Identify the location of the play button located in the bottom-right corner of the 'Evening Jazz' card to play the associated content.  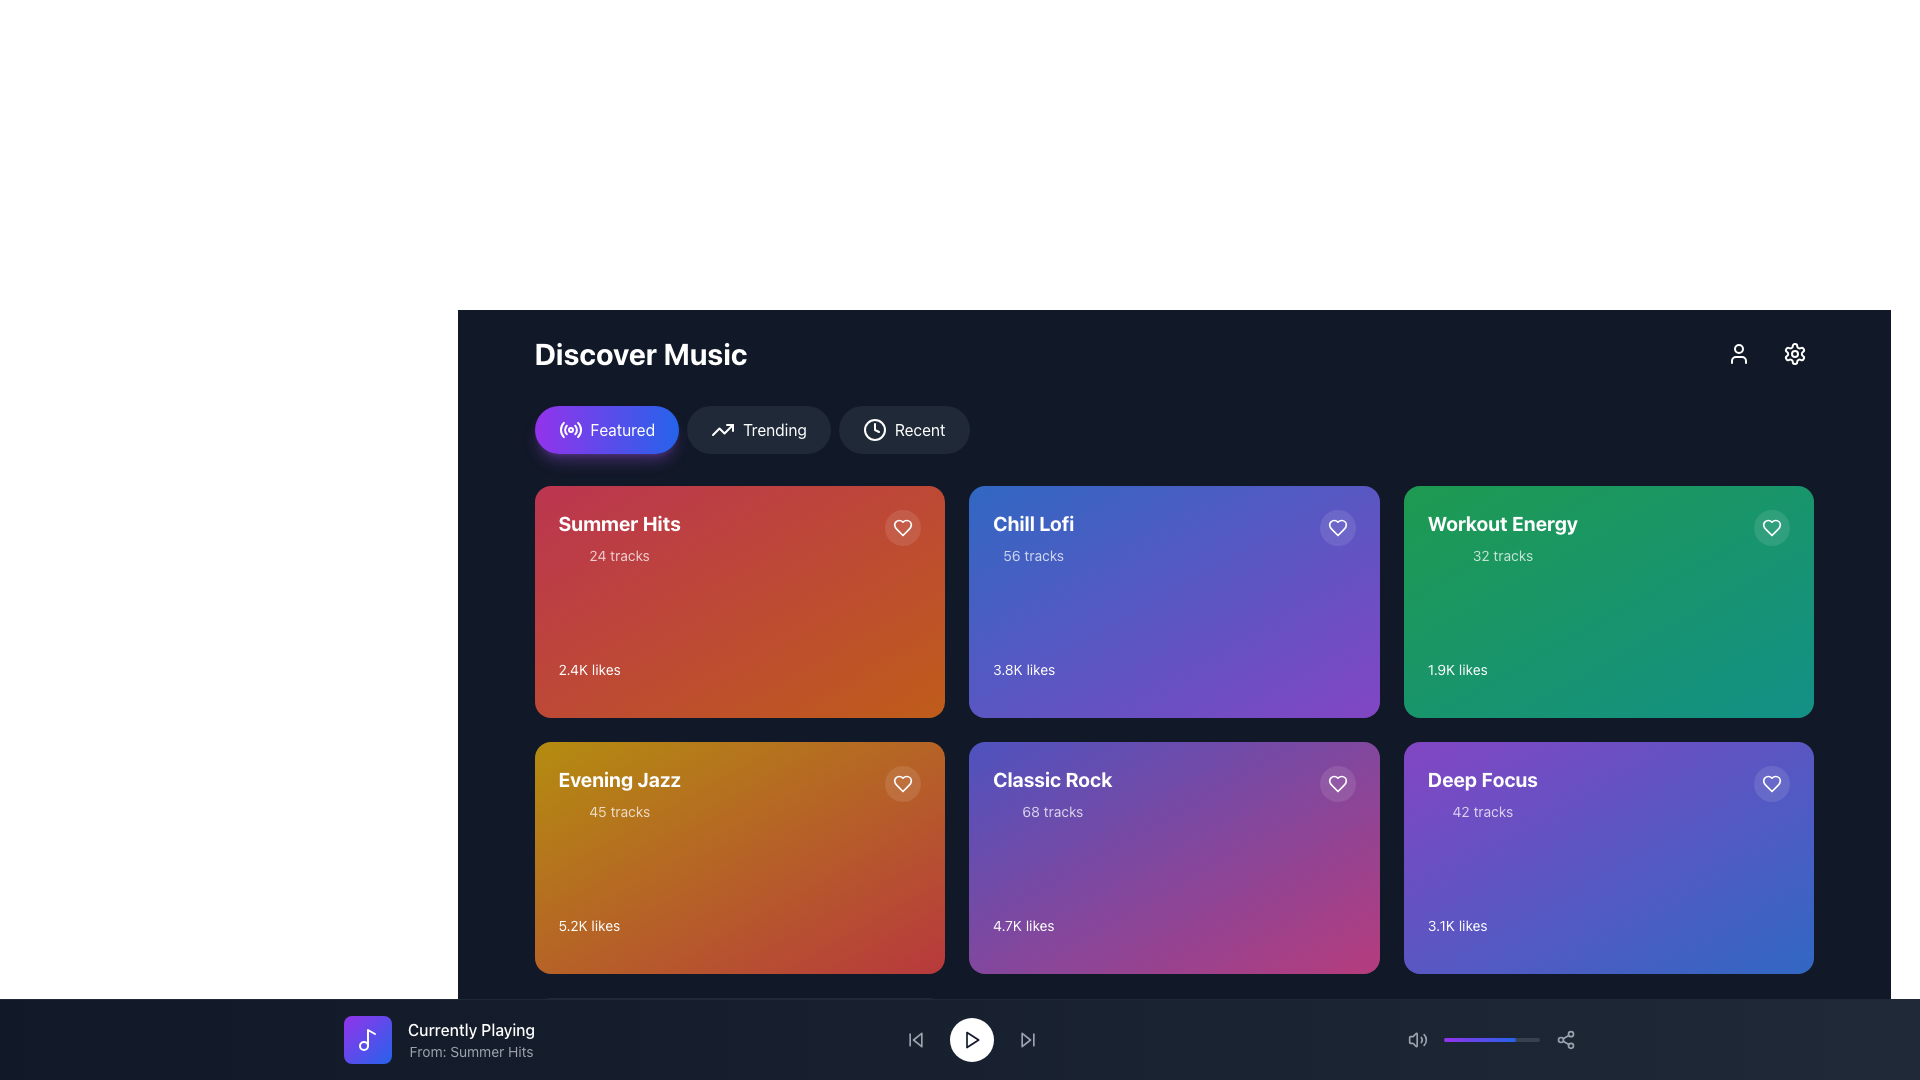
(896, 956).